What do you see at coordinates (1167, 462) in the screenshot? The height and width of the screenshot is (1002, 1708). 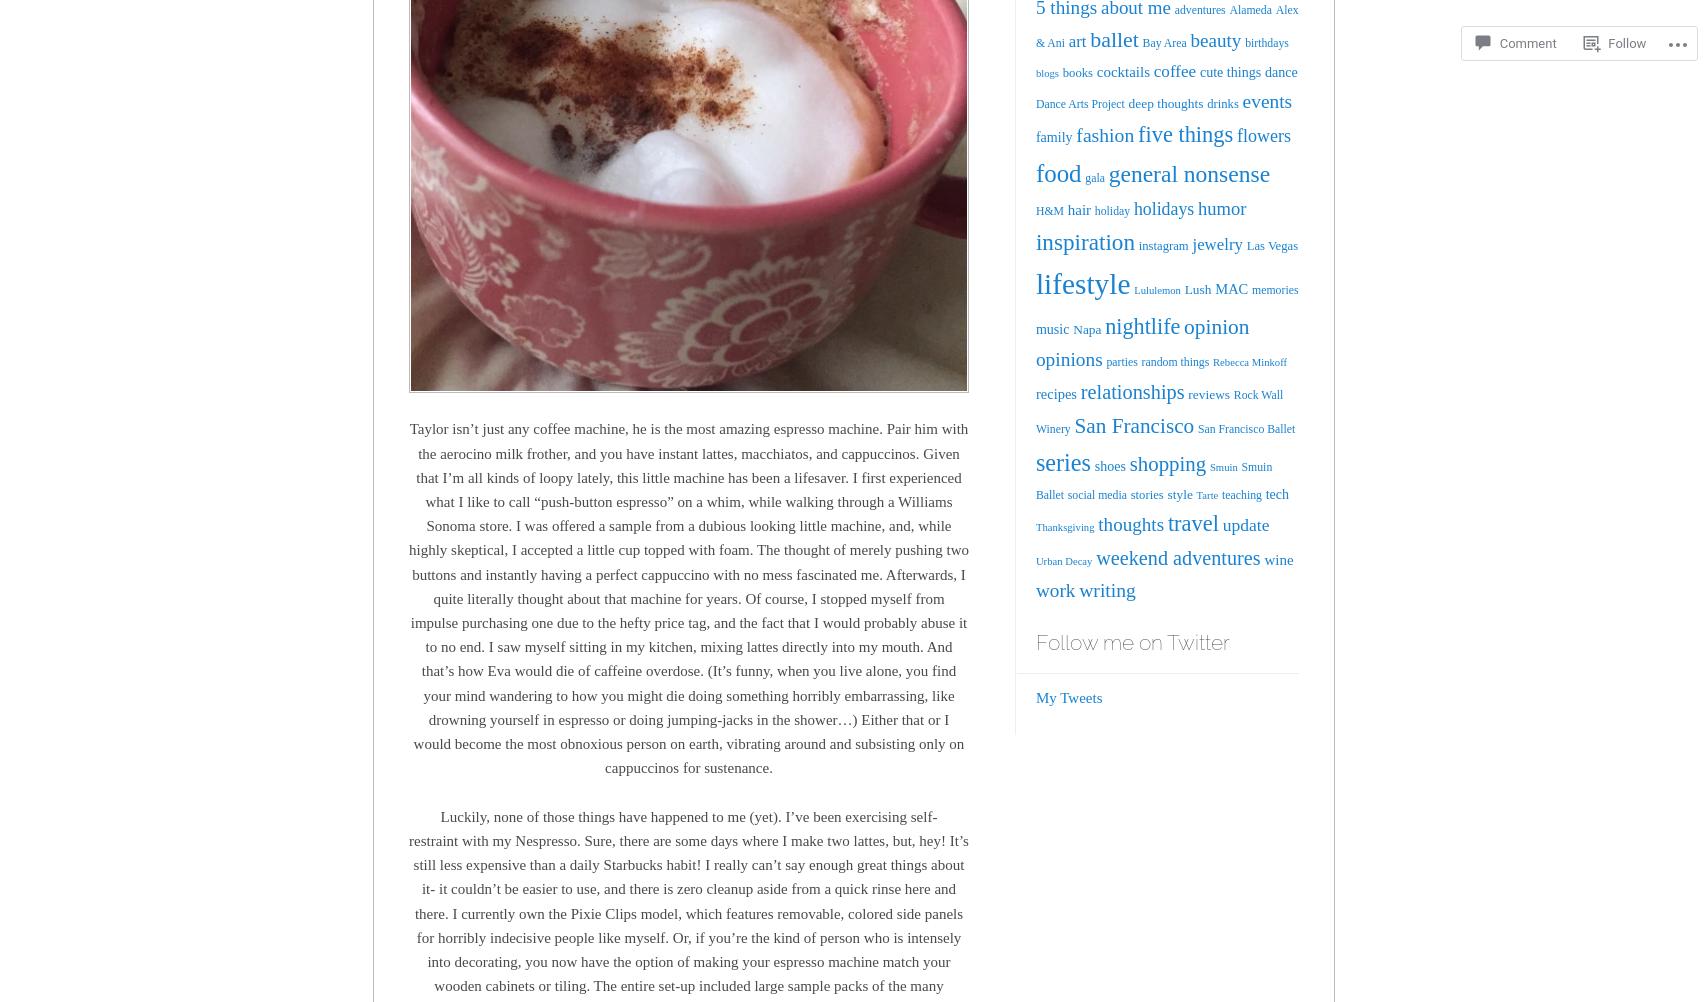 I see `'shopping'` at bounding box center [1167, 462].